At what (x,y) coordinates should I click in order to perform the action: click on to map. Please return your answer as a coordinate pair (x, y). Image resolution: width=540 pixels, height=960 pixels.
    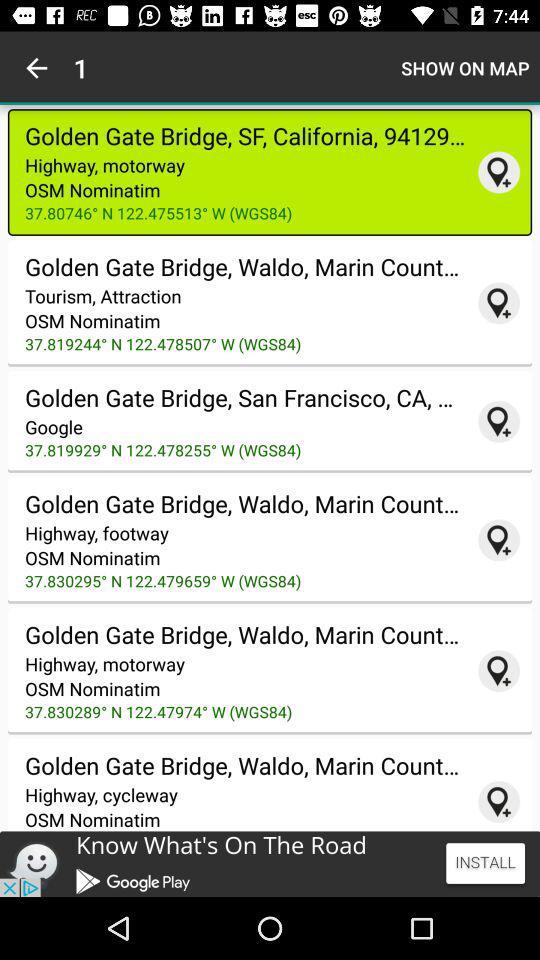
    Looking at the image, I should click on (498, 539).